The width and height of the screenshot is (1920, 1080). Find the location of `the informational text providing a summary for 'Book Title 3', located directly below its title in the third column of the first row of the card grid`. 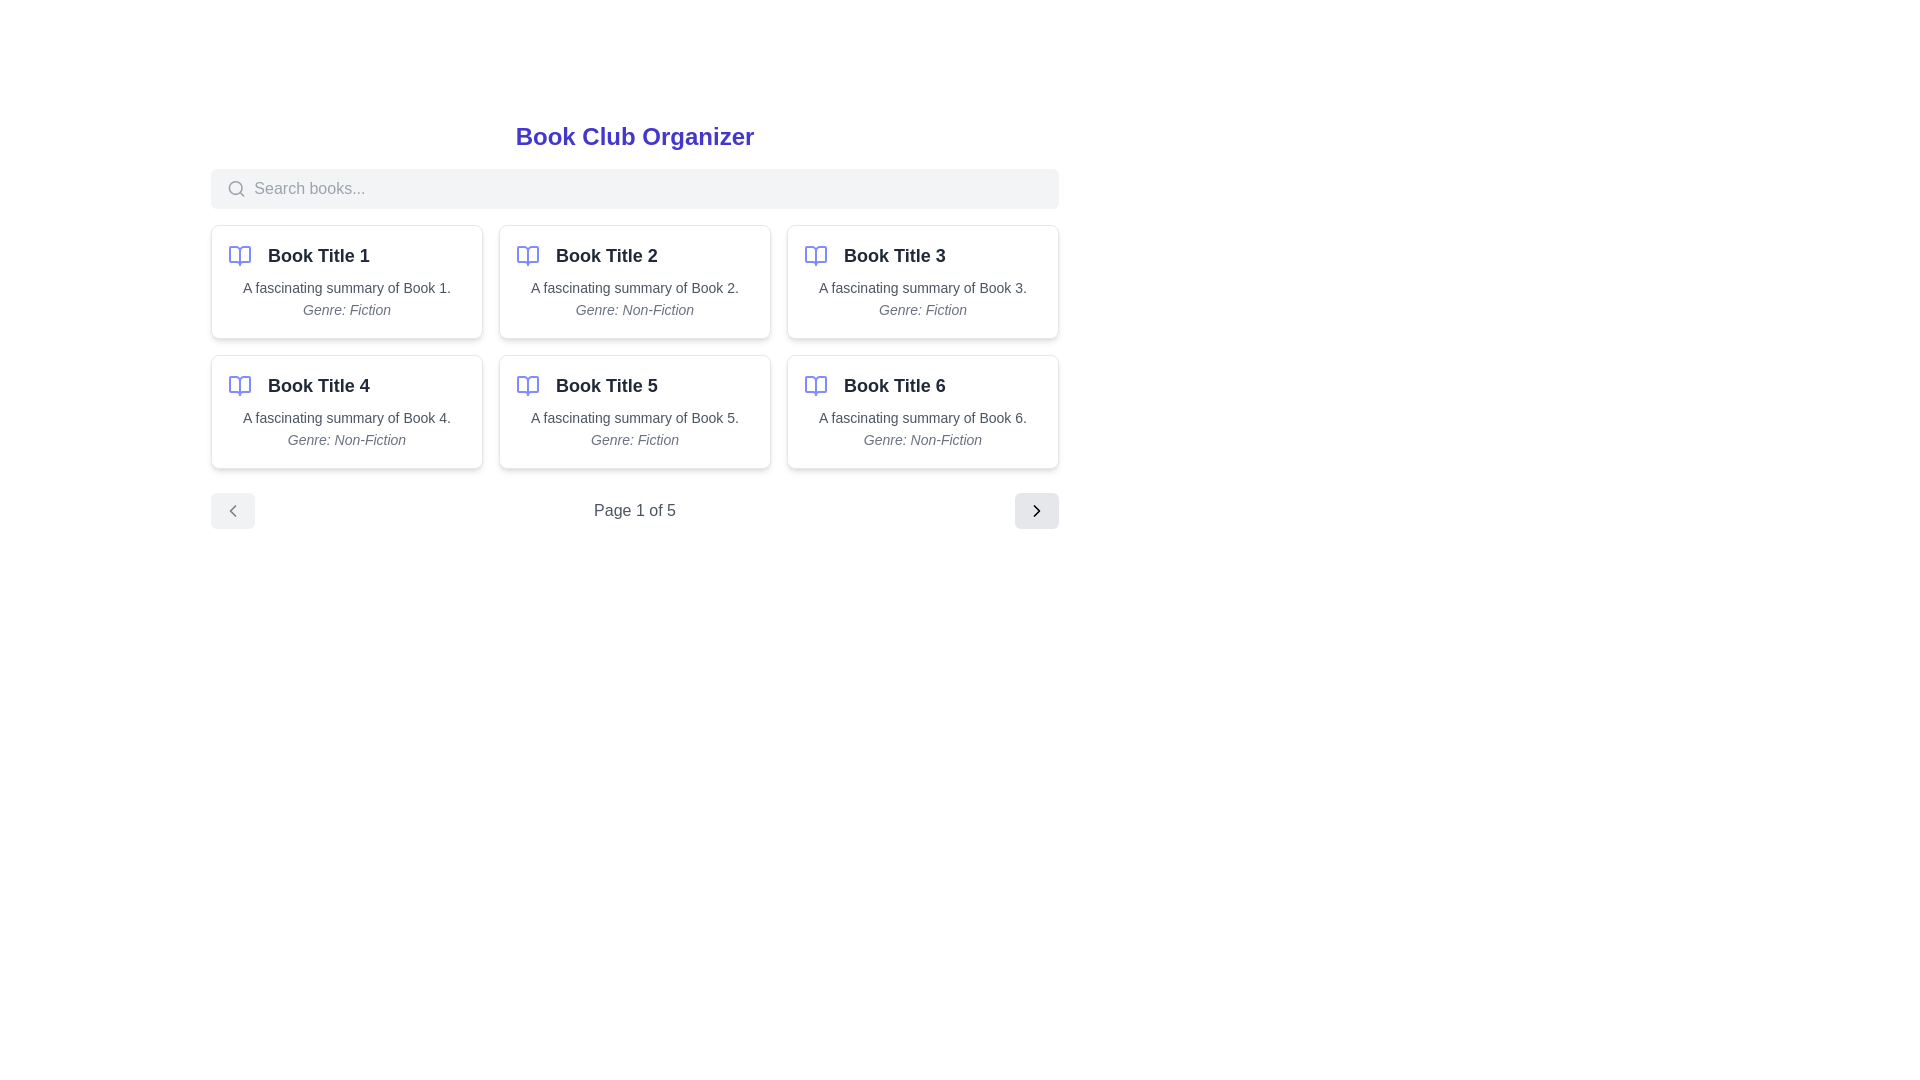

the informational text providing a summary for 'Book Title 3', located directly below its title in the third column of the first row of the card grid is located at coordinates (921, 288).